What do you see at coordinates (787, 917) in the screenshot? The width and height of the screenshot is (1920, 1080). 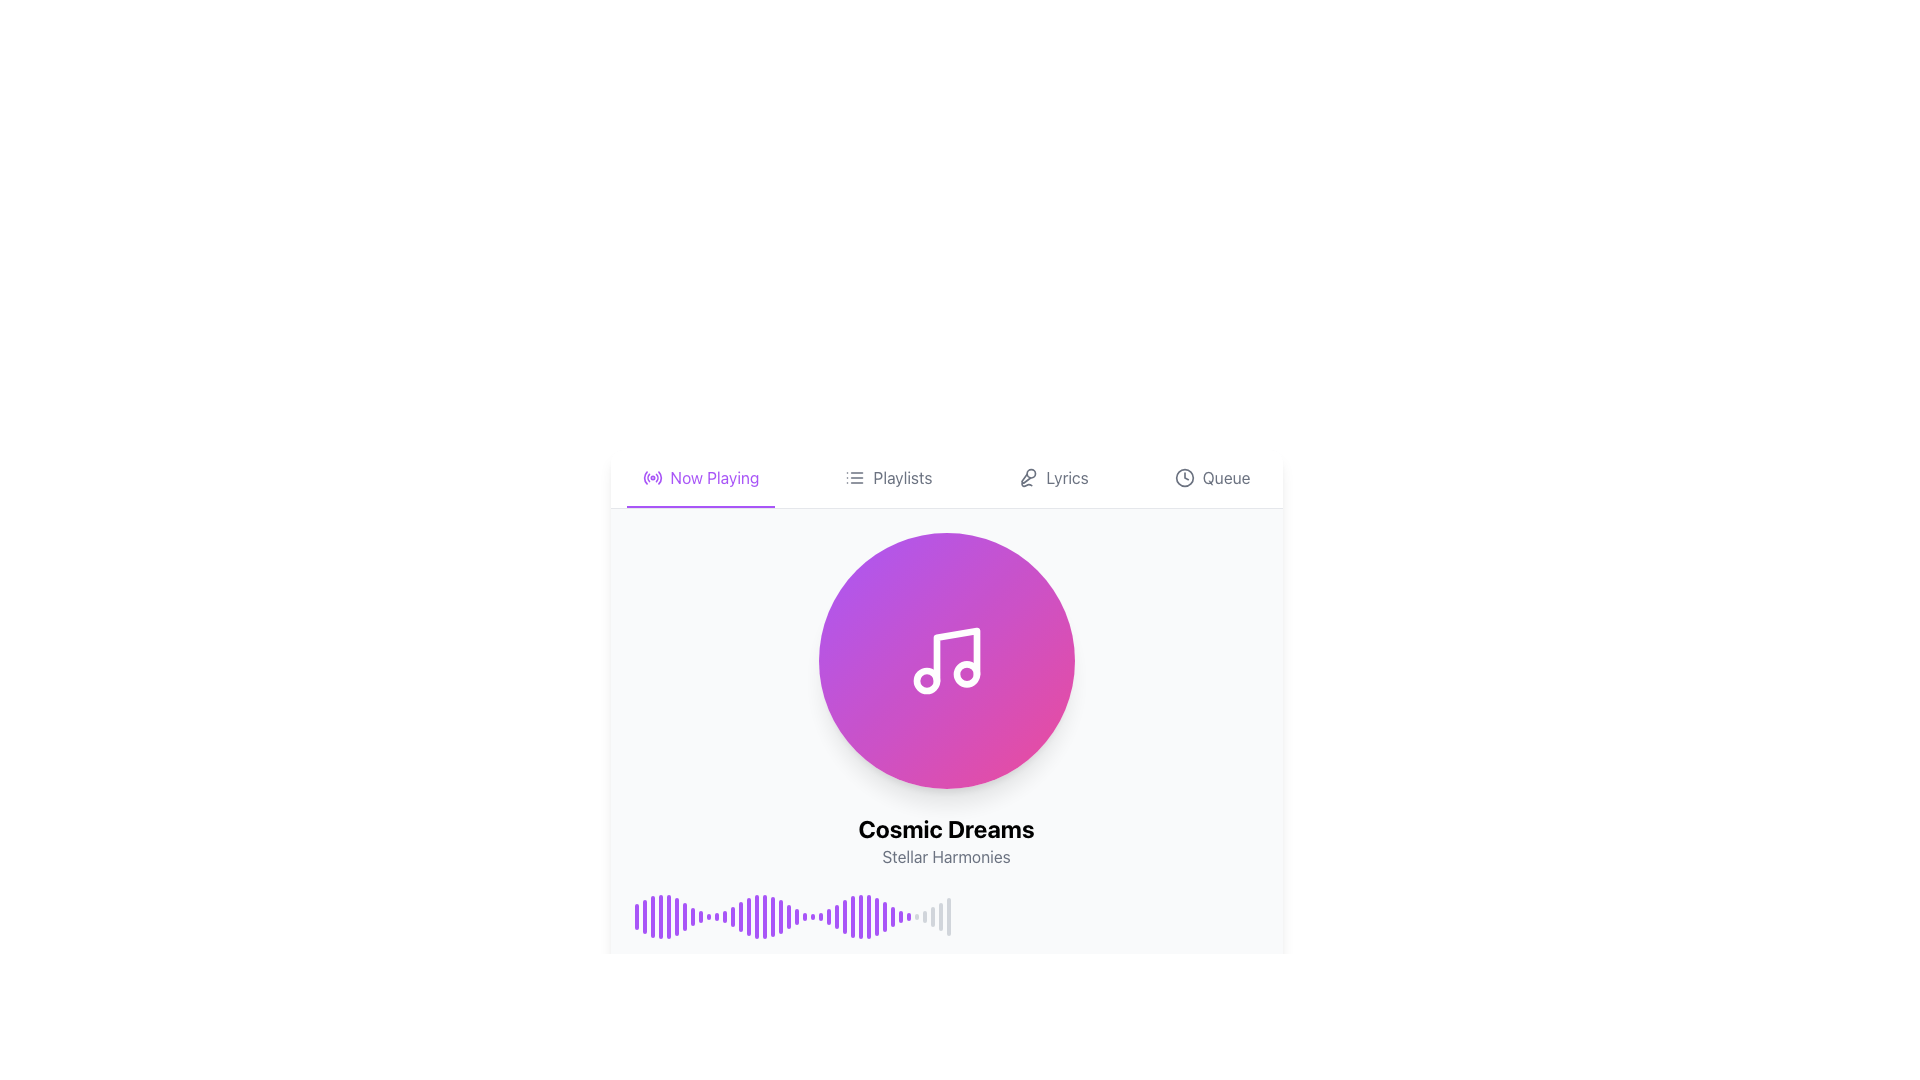 I see `the visual representation of the 20th waveform bar in the audio visualization, which is part of a collection of vertical bars below the central music graphic` at bounding box center [787, 917].